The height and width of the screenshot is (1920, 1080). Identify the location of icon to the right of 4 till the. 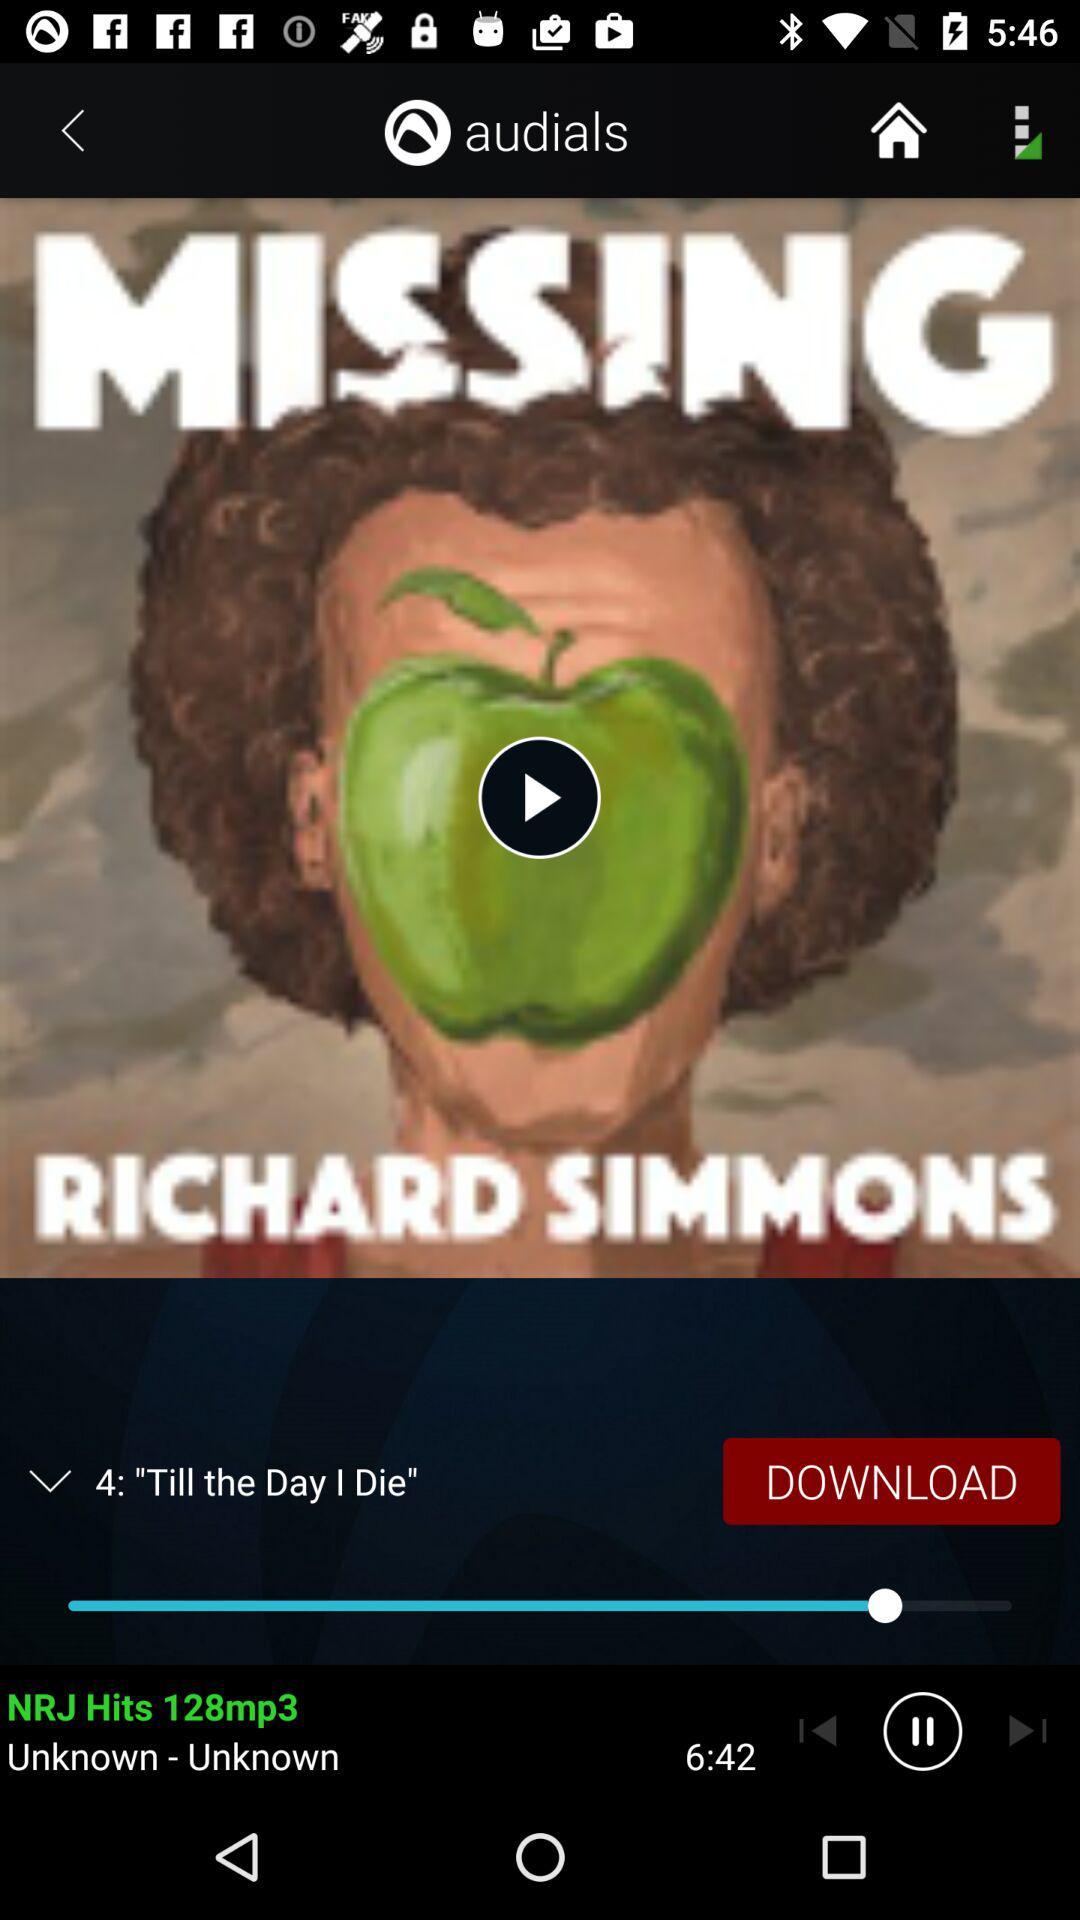
(890, 1481).